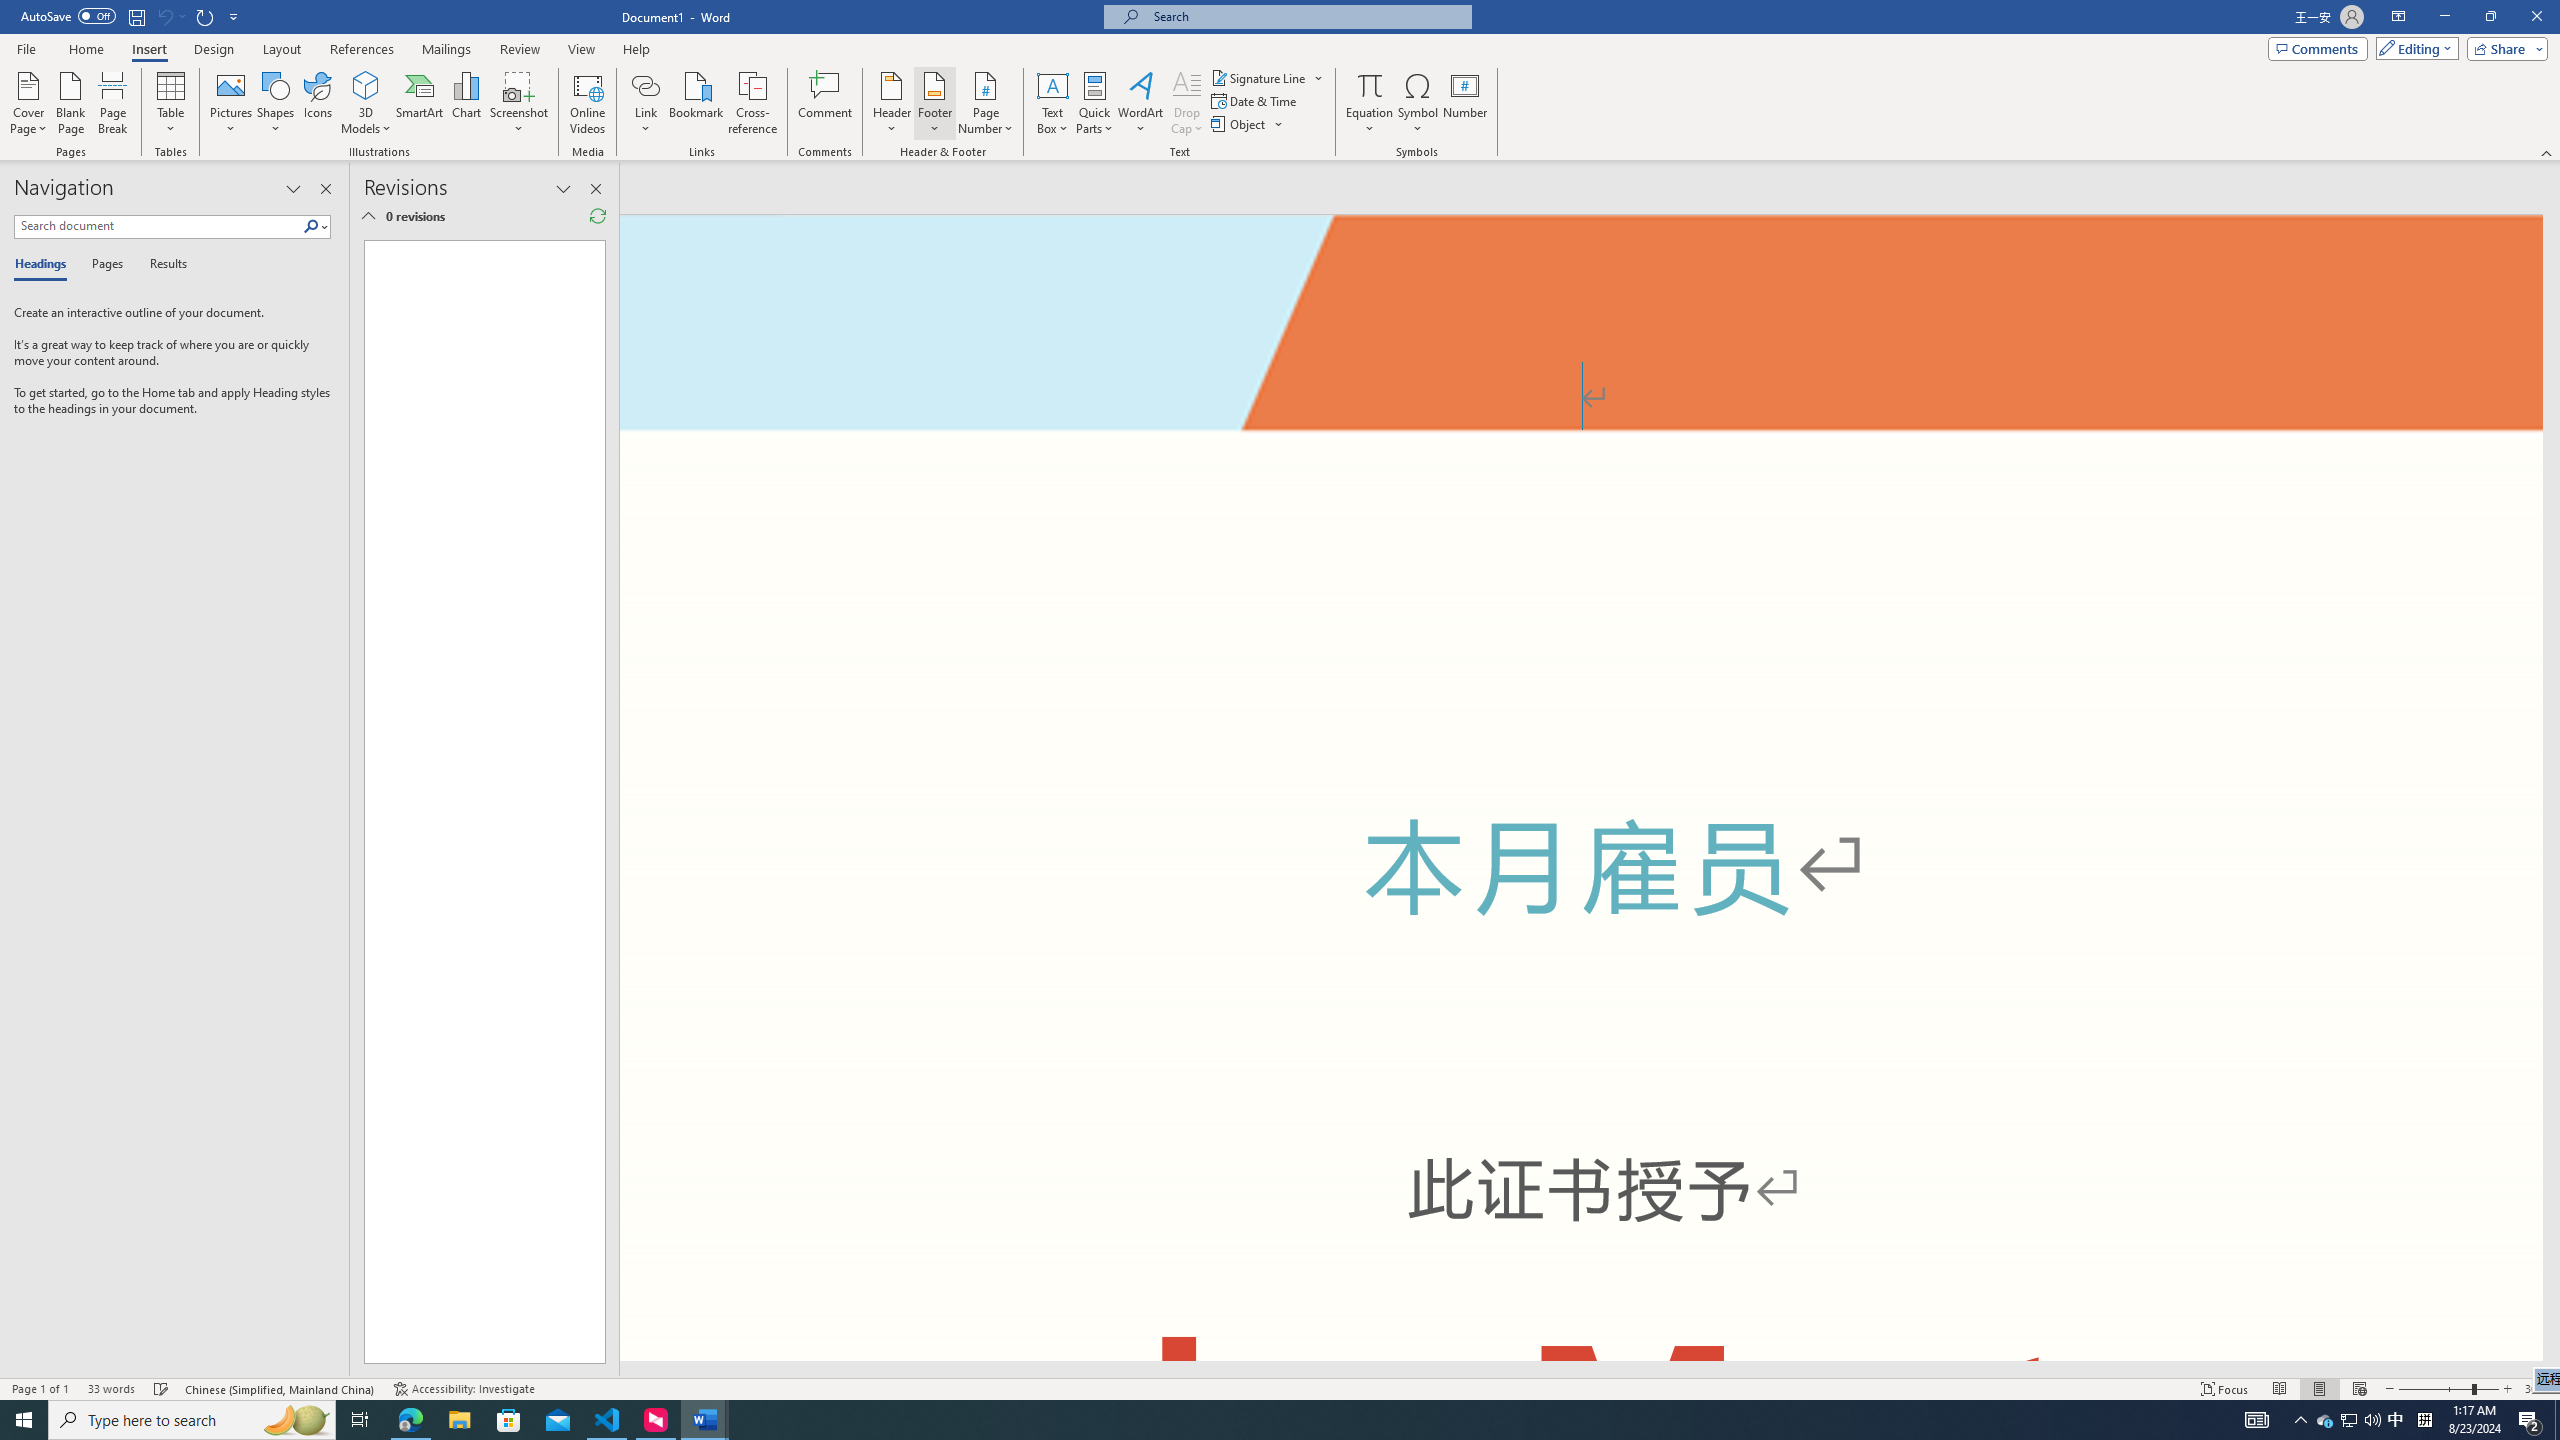 The height and width of the screenshot is (1440, 2560). Describe the element at coordinates (367, 215) in the screenshot. I see `'Show Detailed Summary'` at that location.